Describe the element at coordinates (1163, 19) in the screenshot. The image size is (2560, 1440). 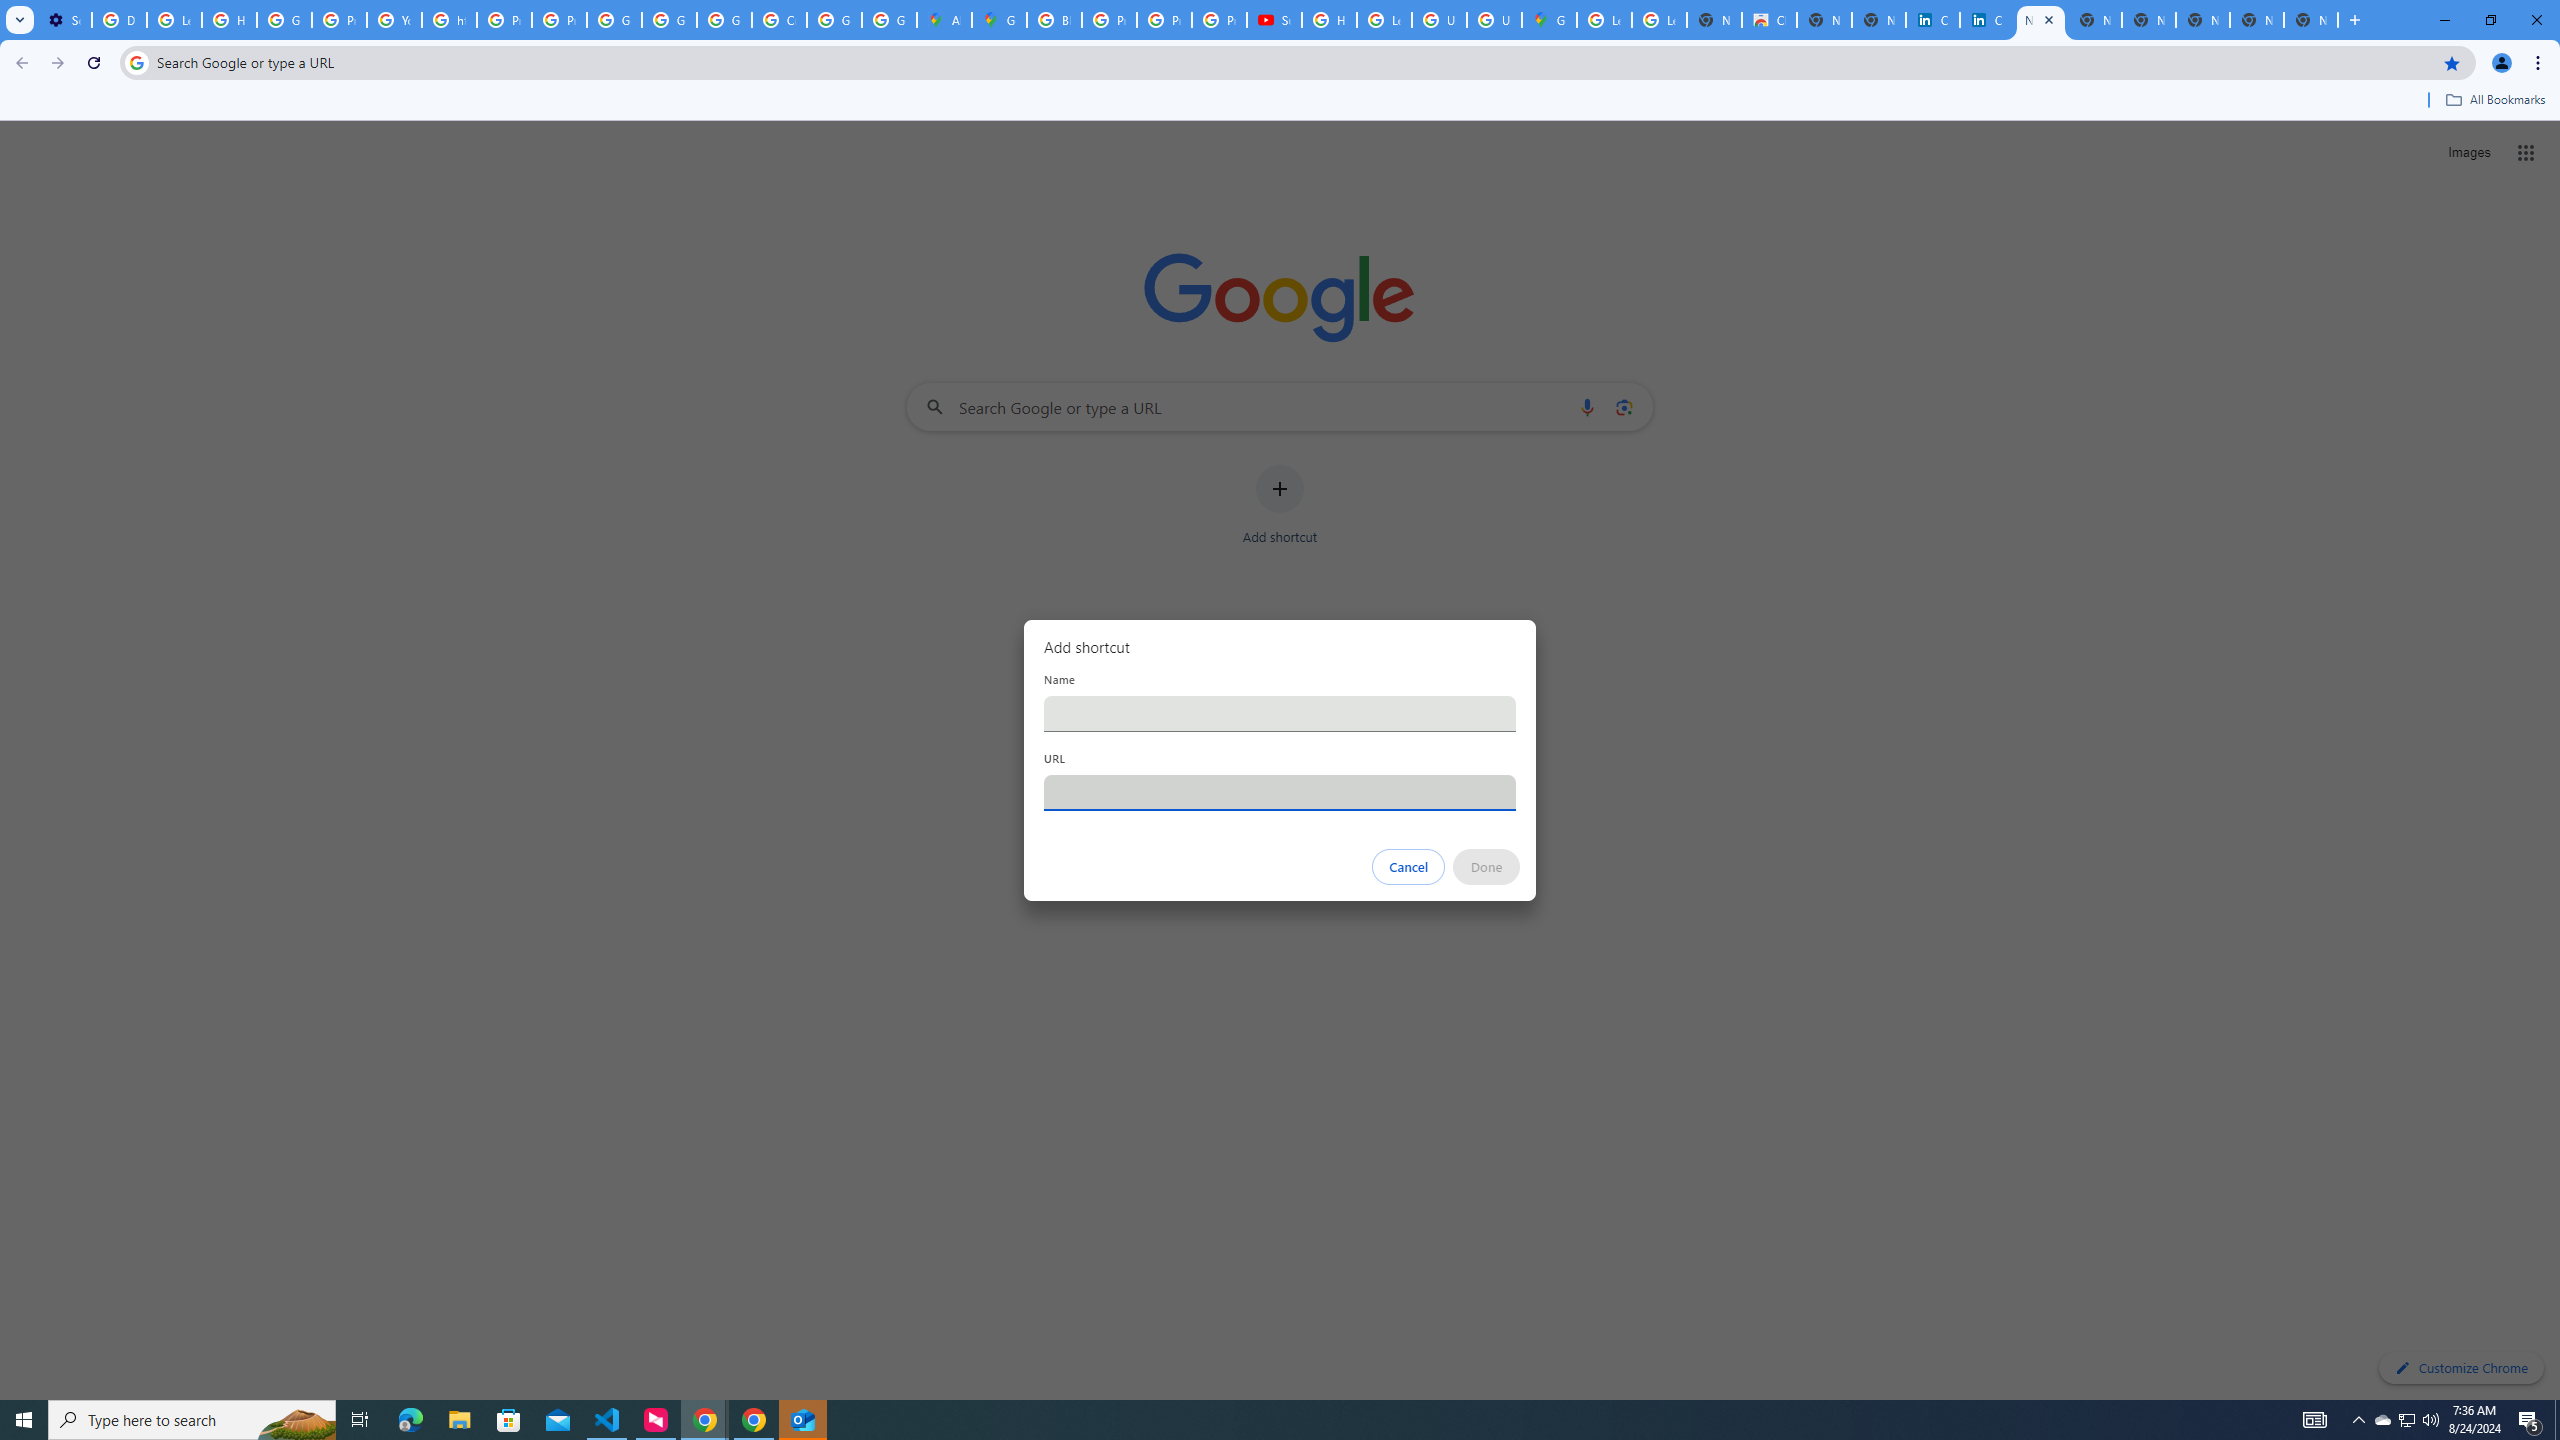
I see `'Privacy Help Center - Policies Help'` at that location.